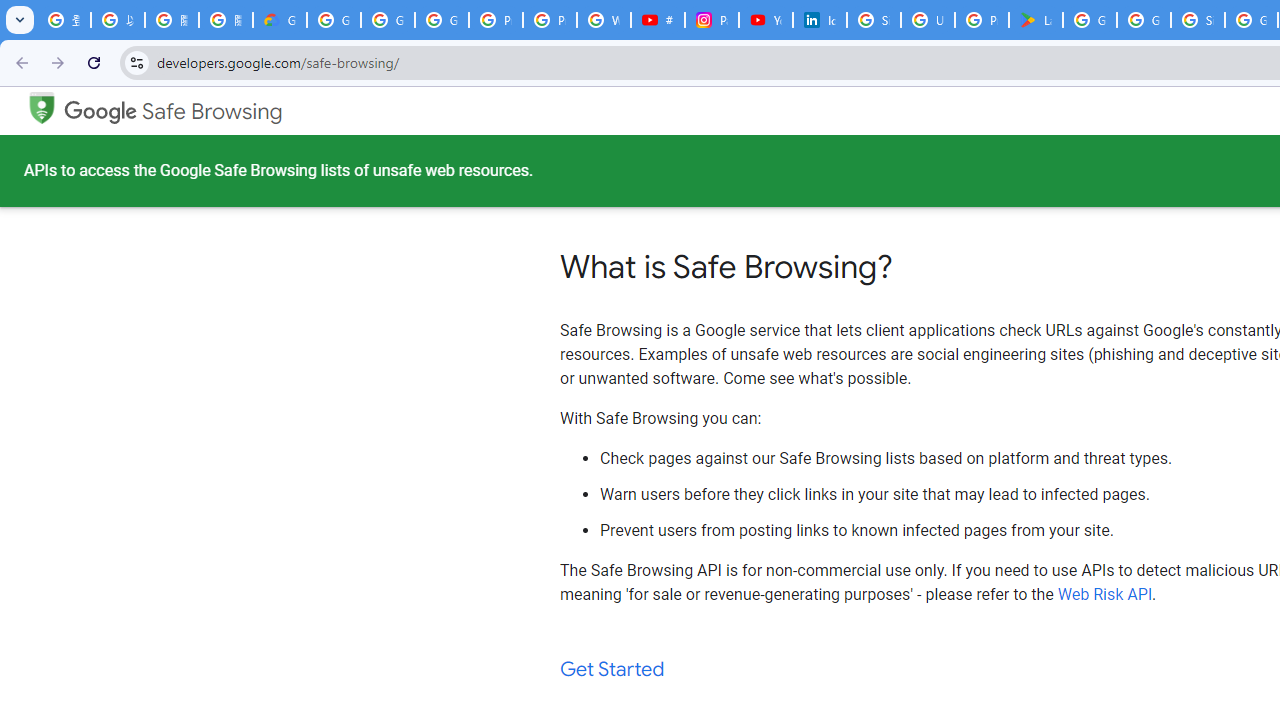 This screenshot has height=720, width=1280. I want to click on 'Google Safe Browsing', so click(173, 111).